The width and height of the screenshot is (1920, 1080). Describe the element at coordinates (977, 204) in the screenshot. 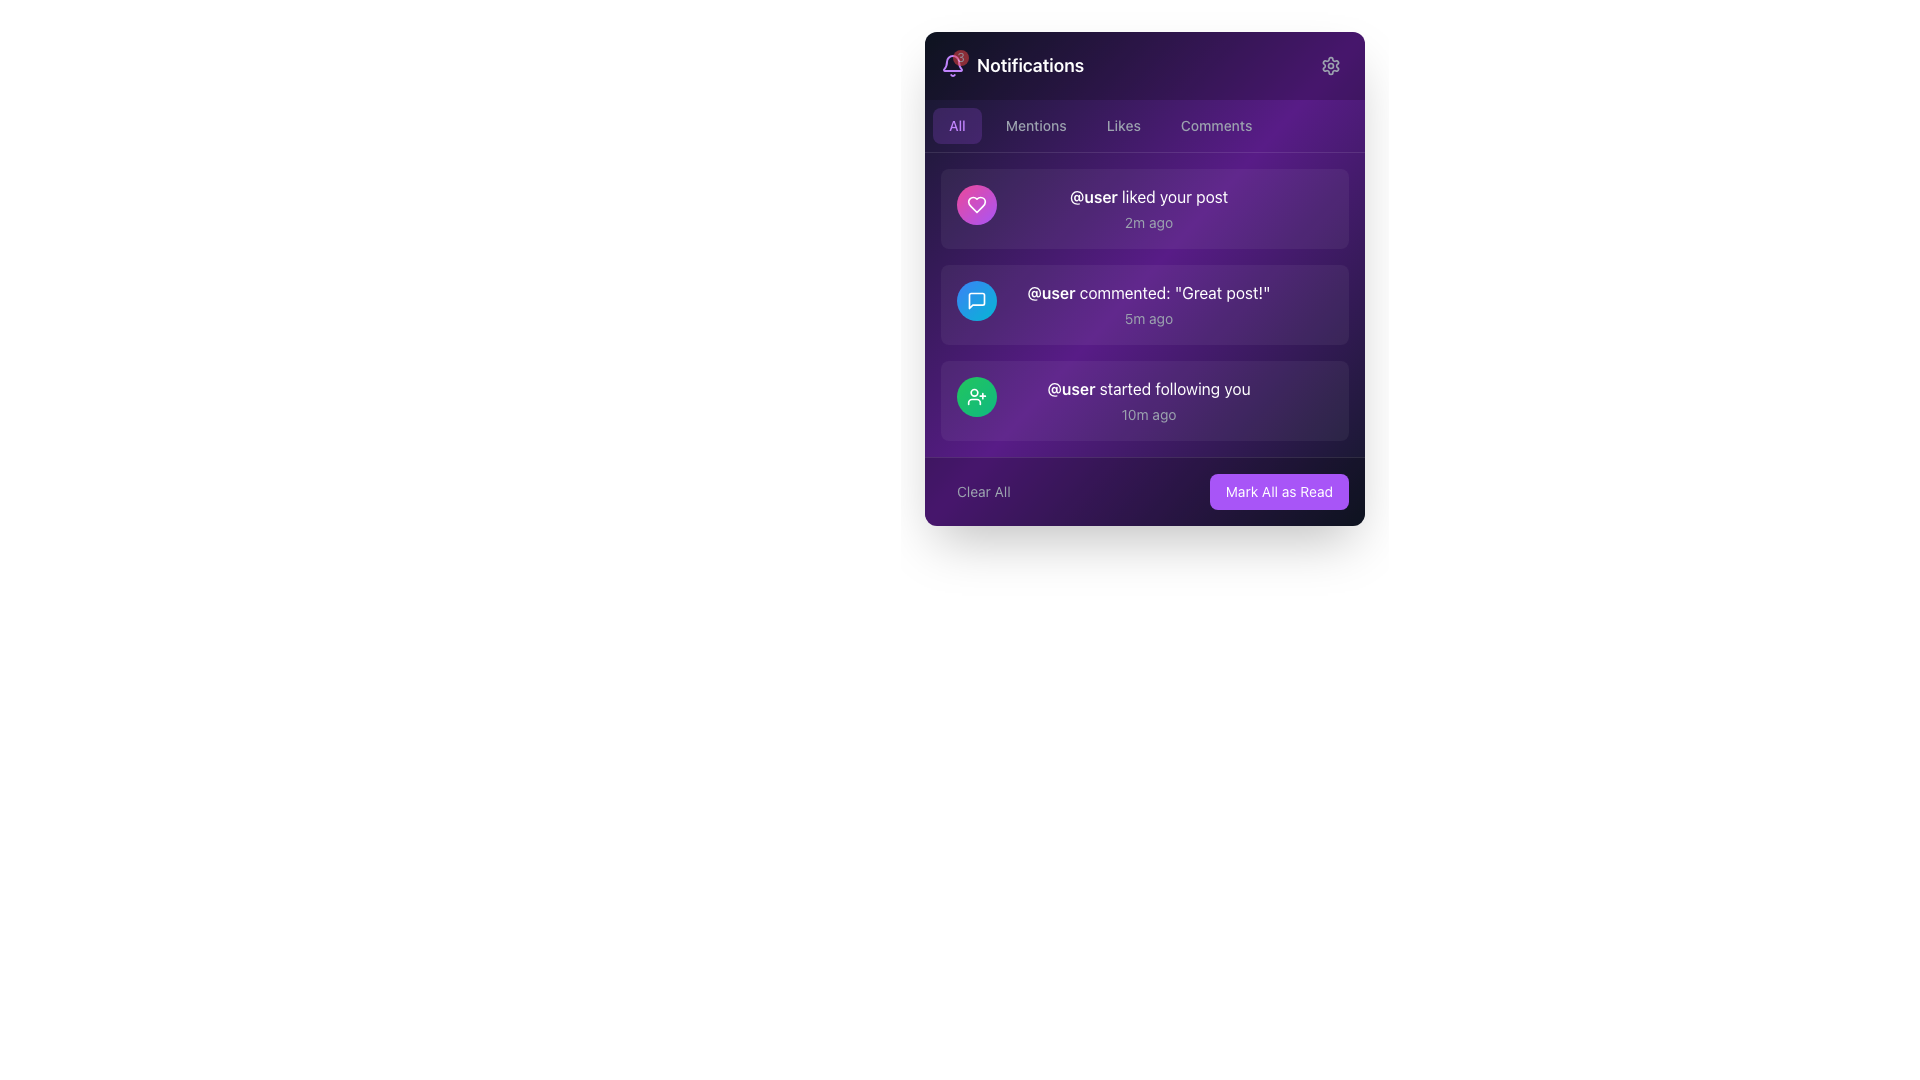

I see `the circular icon with a gradient background transitioning from pink to purple, which encloses a white heart outline, indicating a 'like' interaction, positioned at the far left of the 'notification' item row for 'user liked your post'` at that location.